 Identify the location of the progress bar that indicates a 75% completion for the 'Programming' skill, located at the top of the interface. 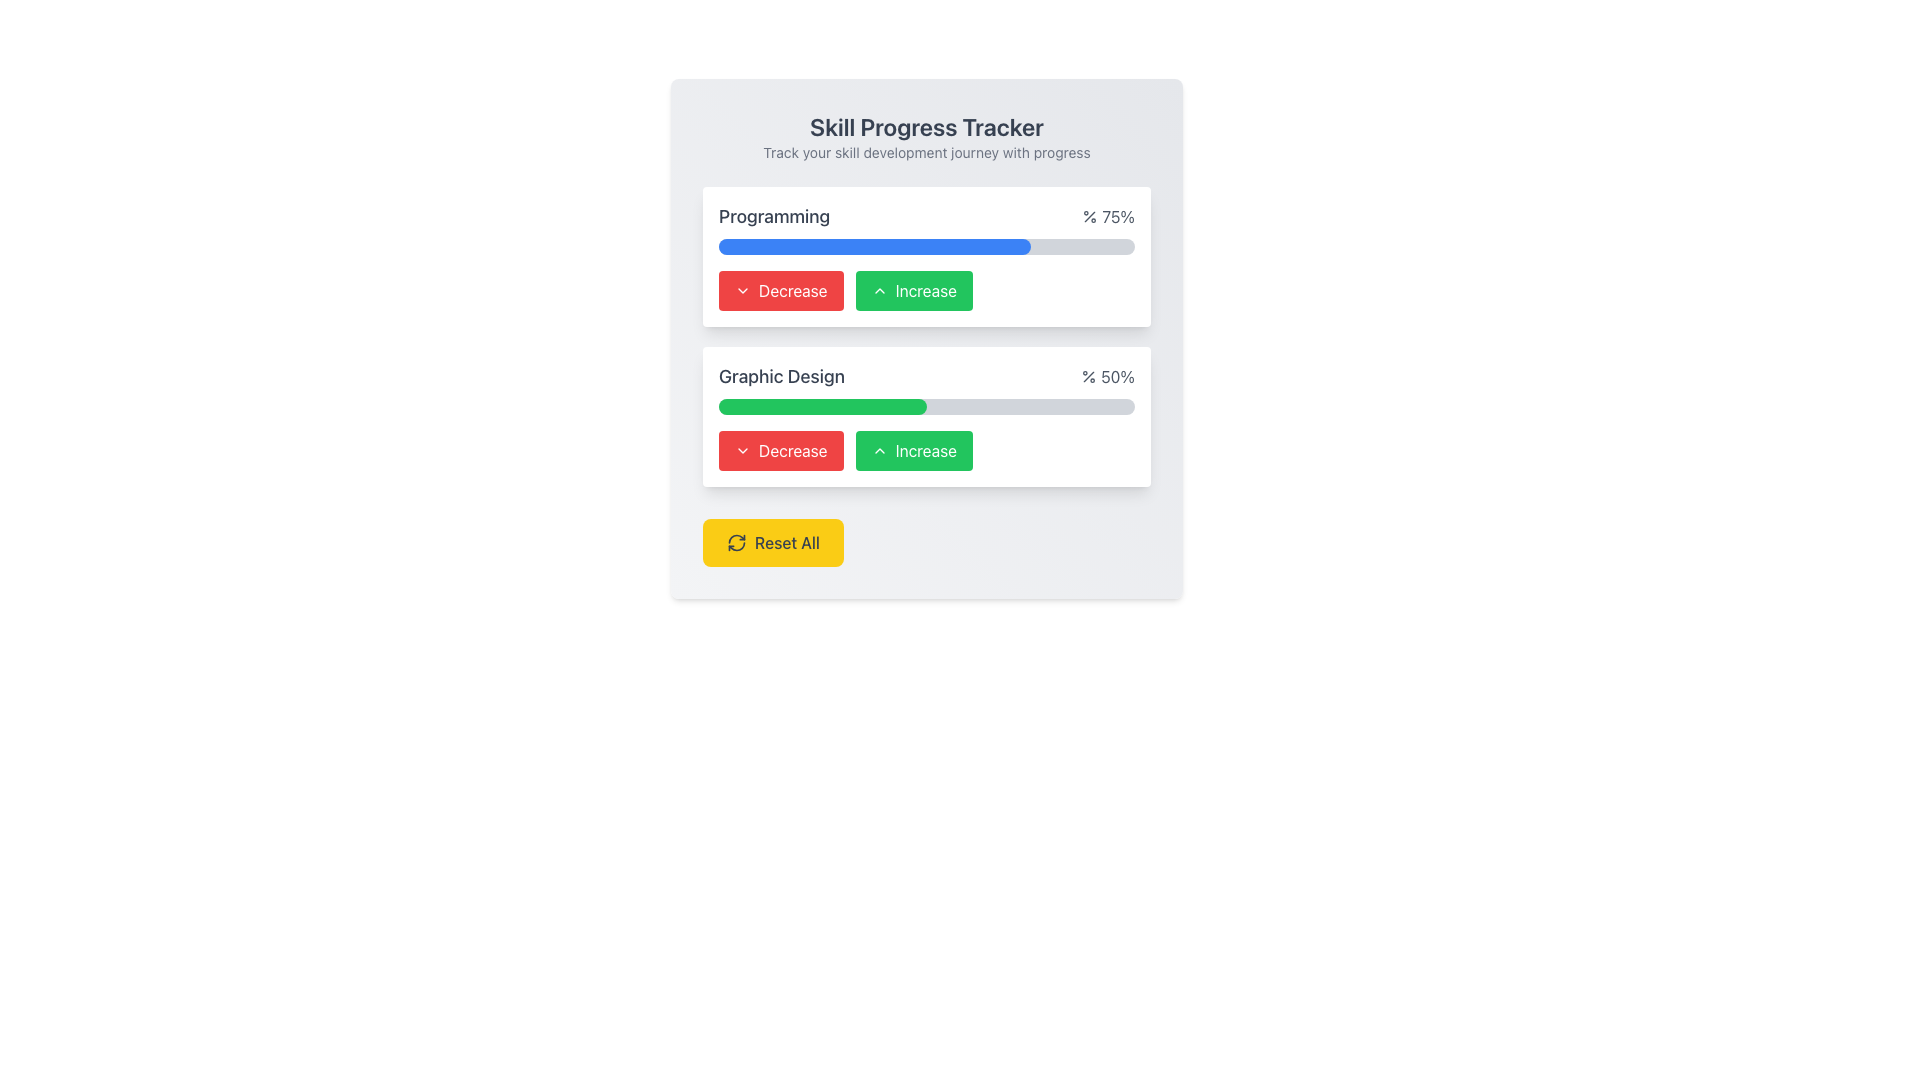
(874, 245).